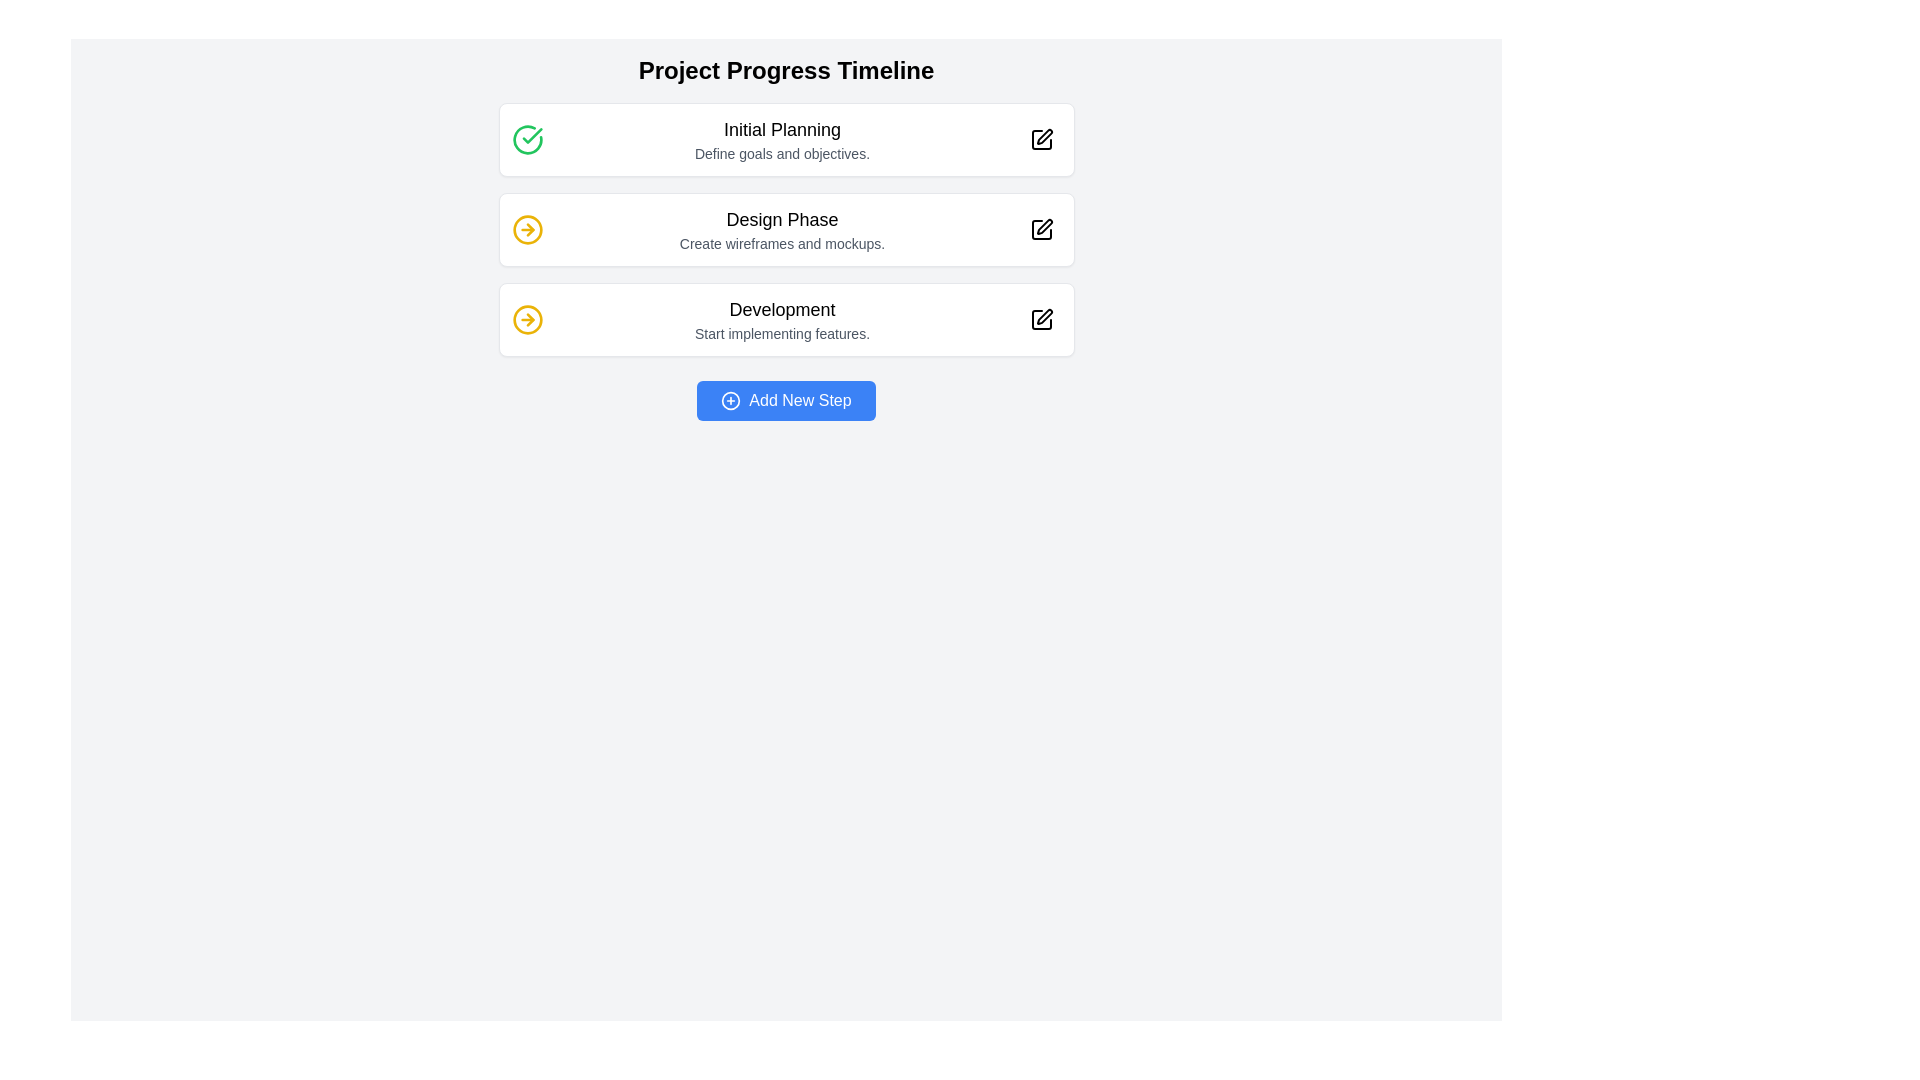  What do you see at coordinates (1040, 319) in the screenshot?
I see `the edit icon component located at the far right of the 'Development' step in the timeline, which visually represents the editing functionality` at bounding box center [1040, 319].